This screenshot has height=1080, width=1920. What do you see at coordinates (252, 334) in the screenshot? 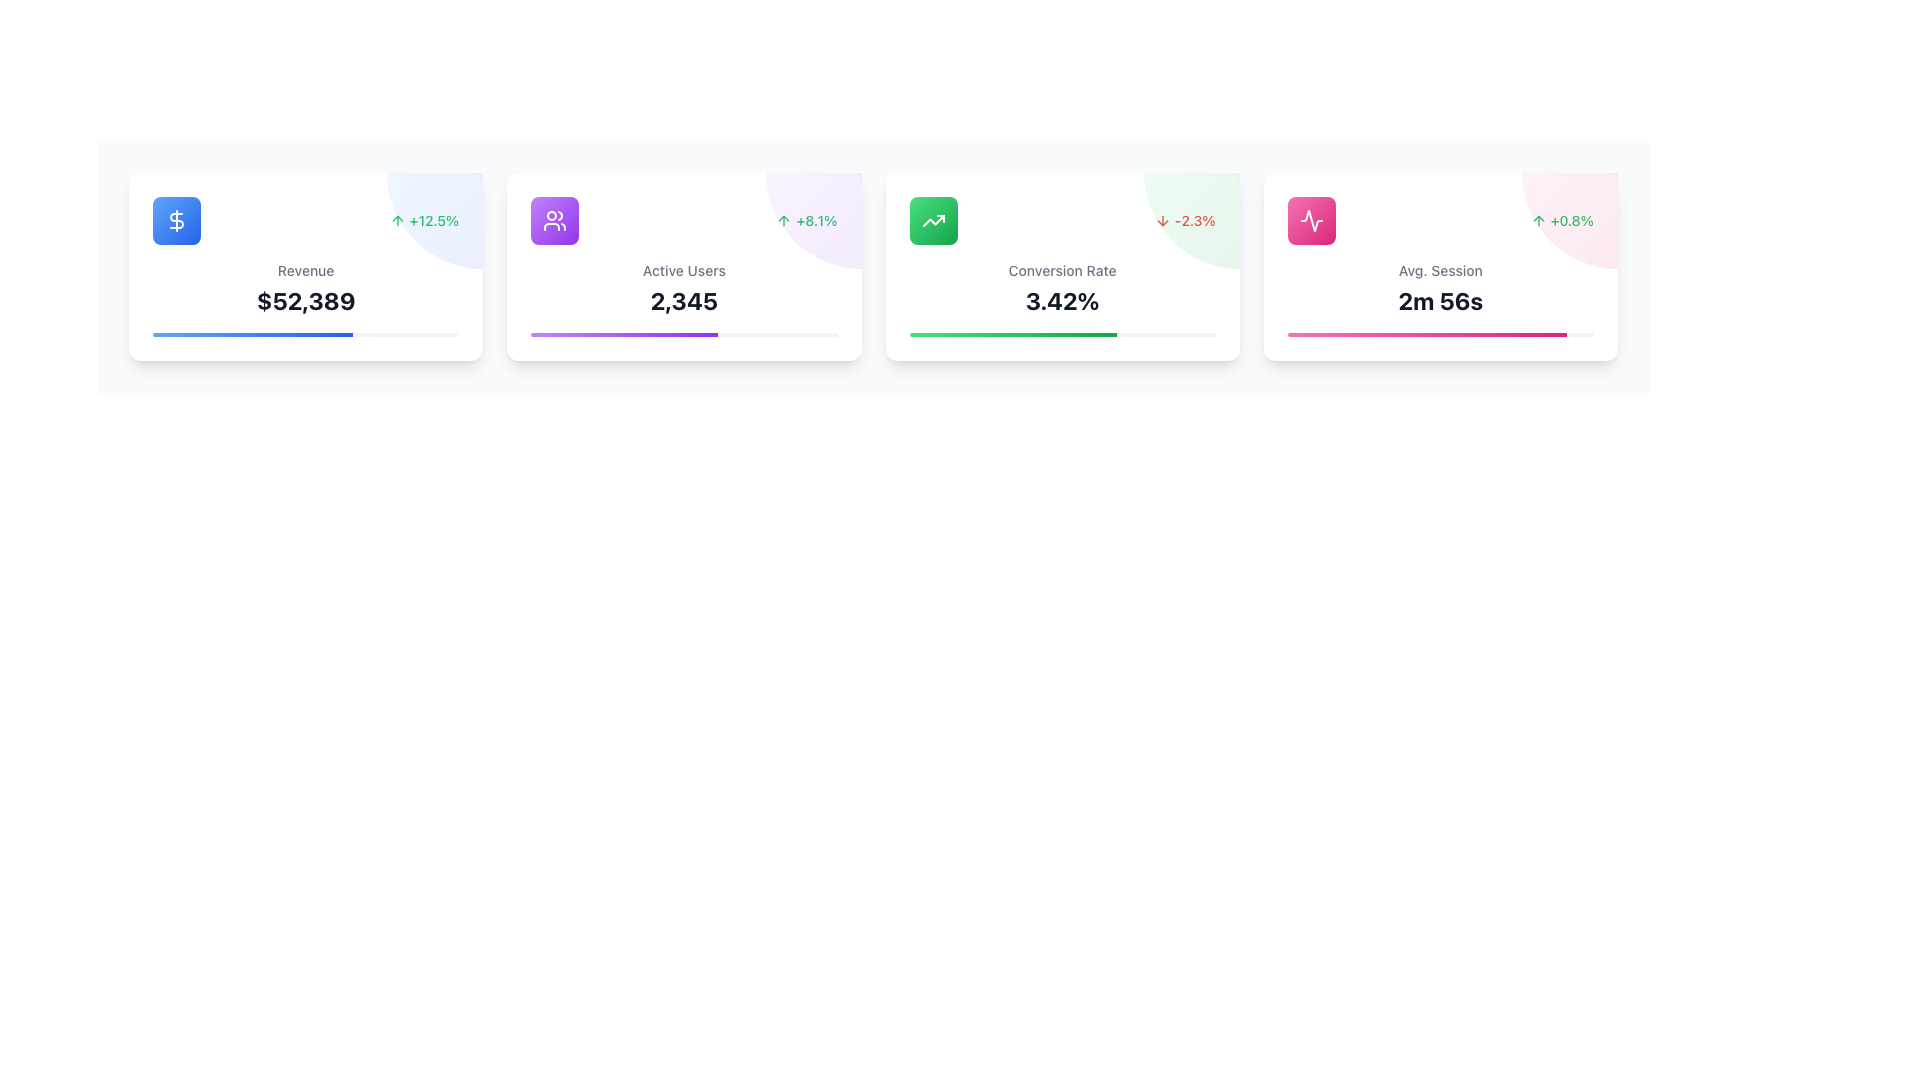
I see `the visual representation of progress on the progress bar segment located inside the white card titled 'Revenue' in the first column of the grid layout` at bounding box center [252, 334].